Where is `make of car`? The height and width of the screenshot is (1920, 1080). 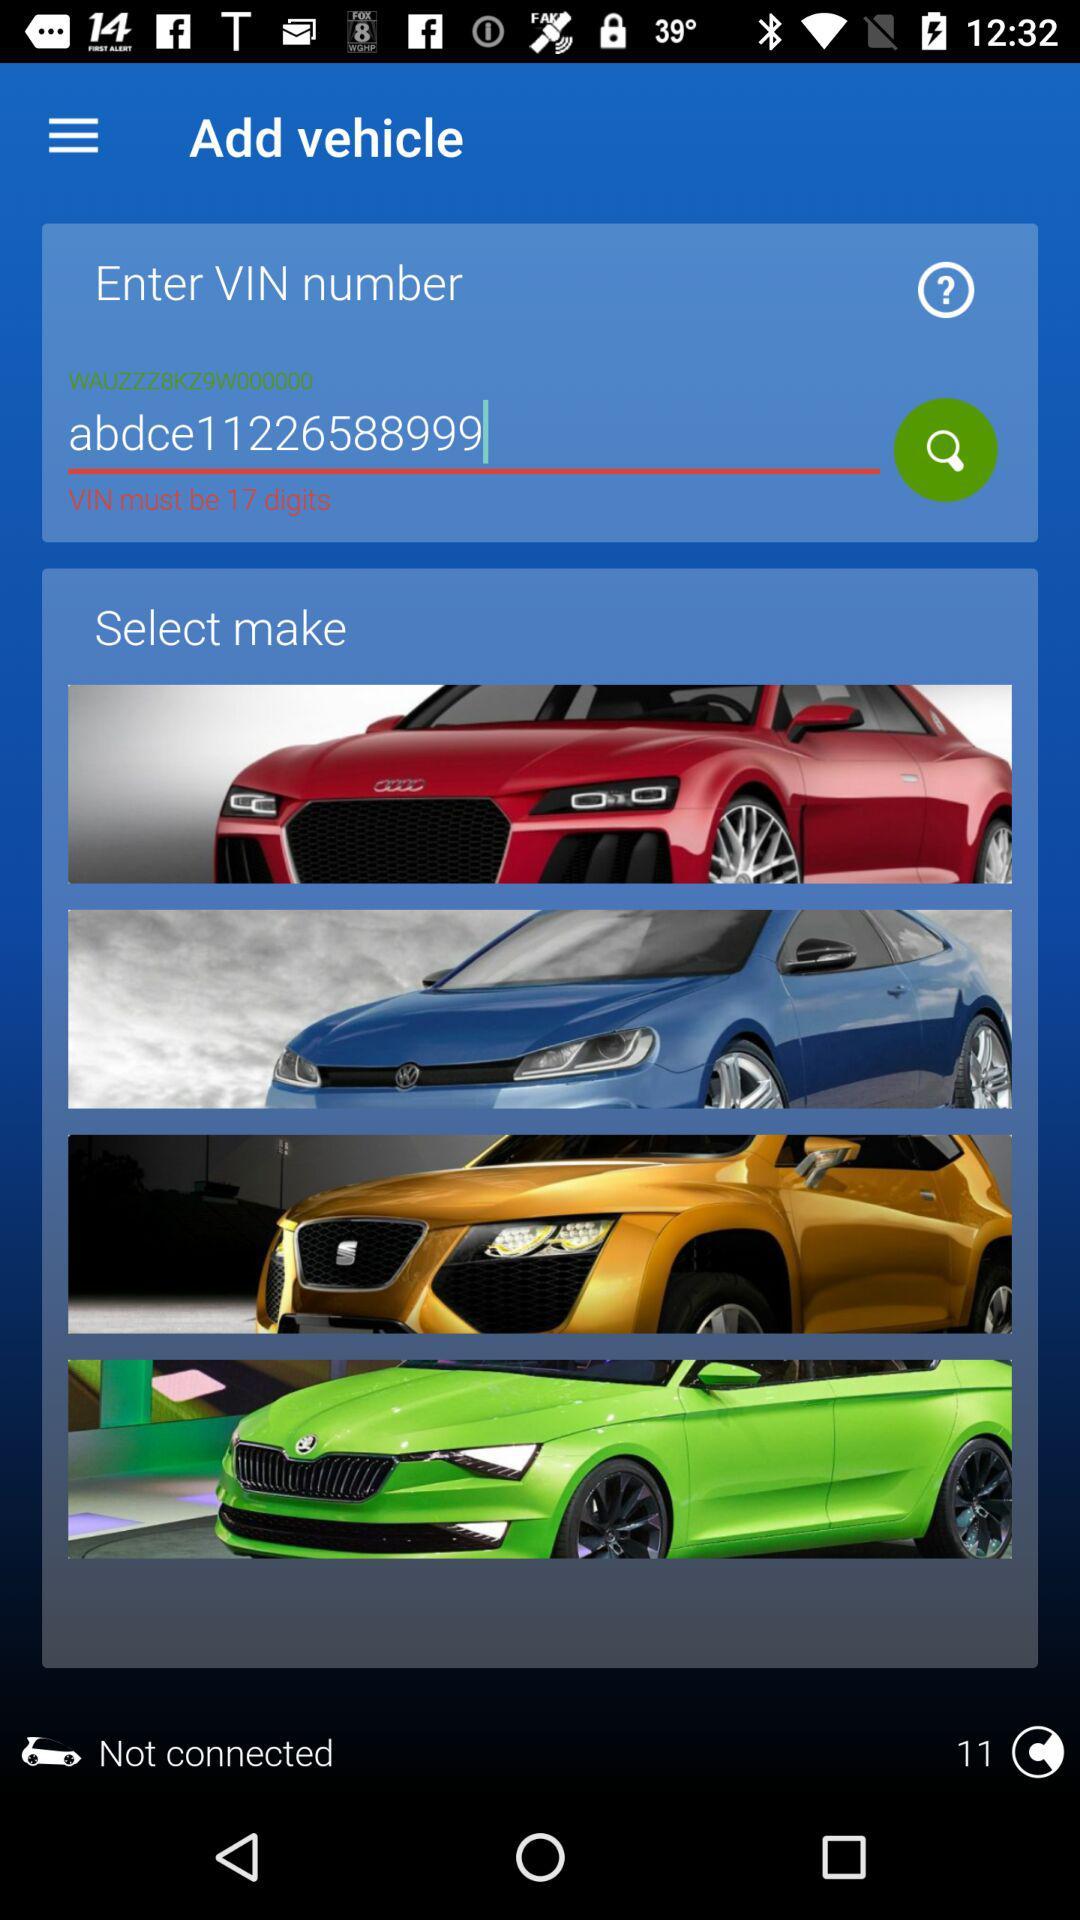
make of car is located at coordinates (540, 1233).